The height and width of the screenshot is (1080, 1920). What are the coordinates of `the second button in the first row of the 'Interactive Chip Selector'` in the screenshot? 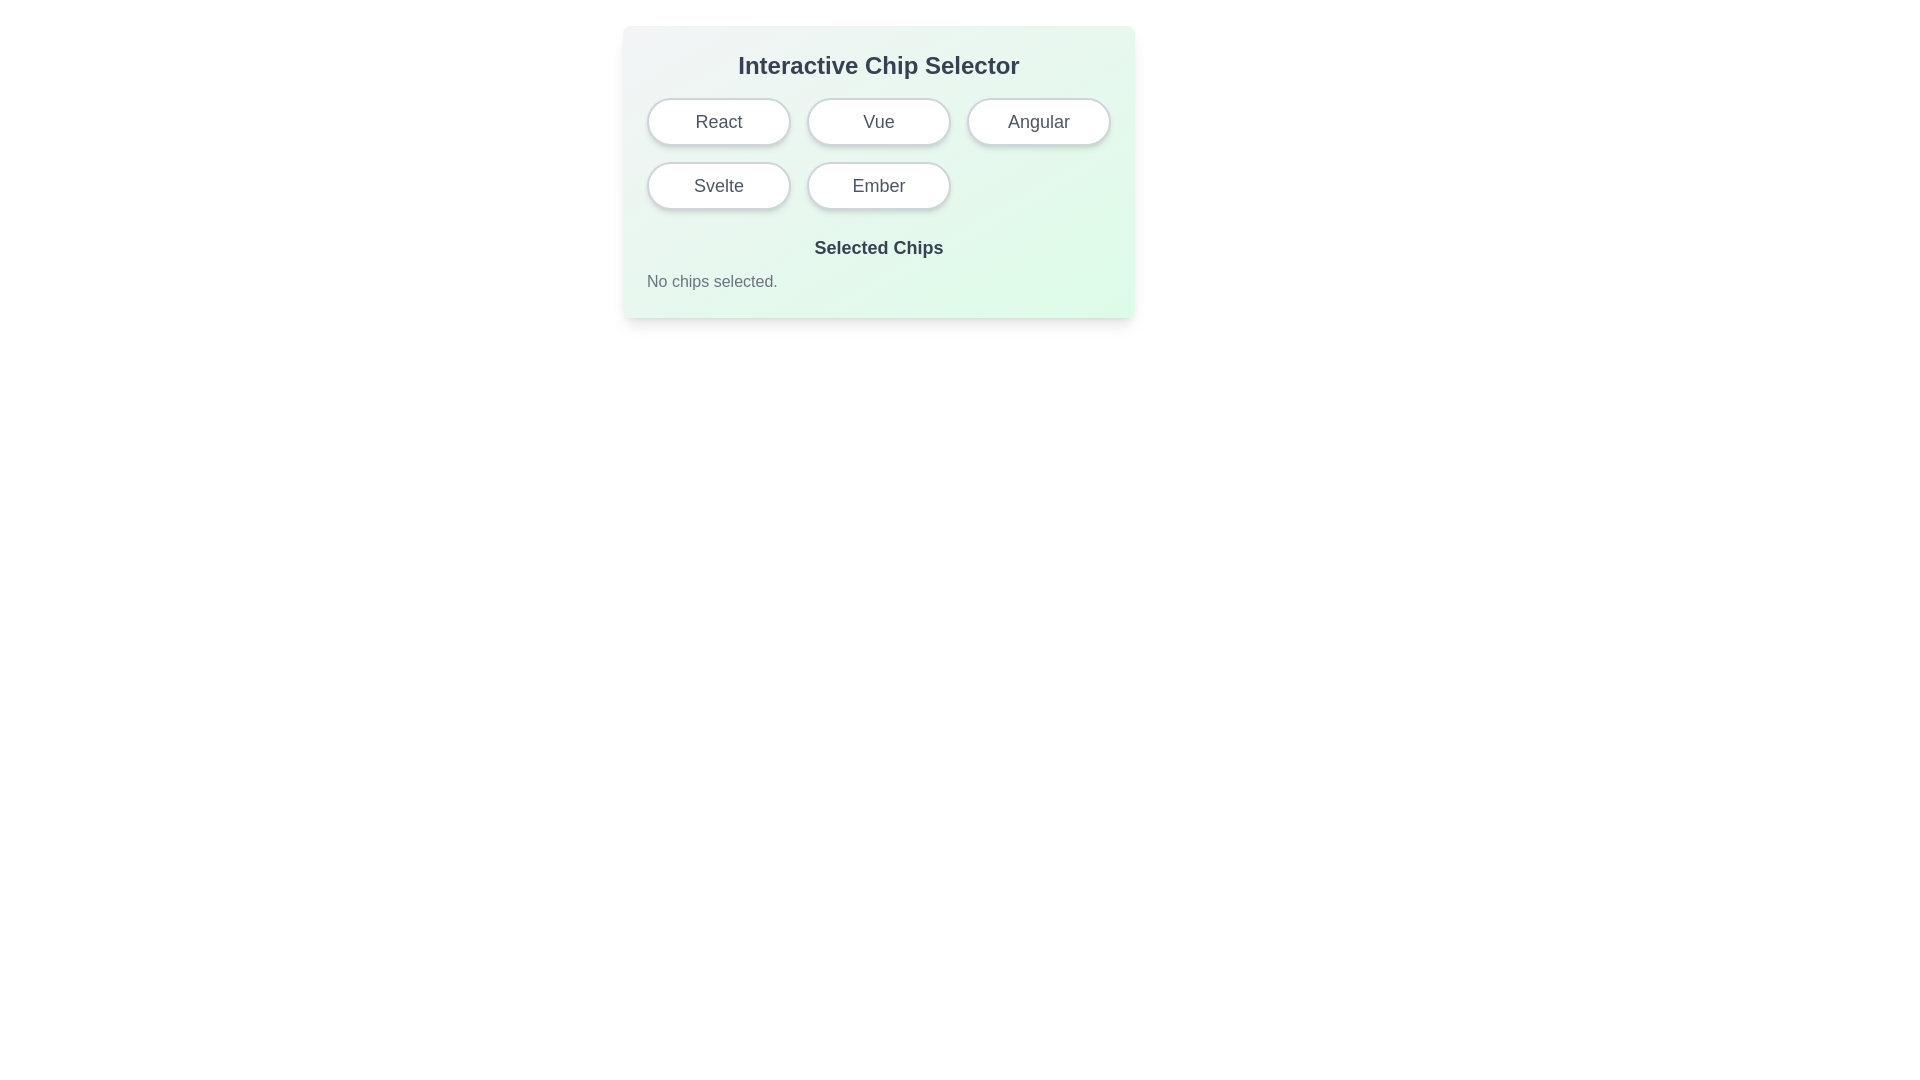 It's located at (878, 122).